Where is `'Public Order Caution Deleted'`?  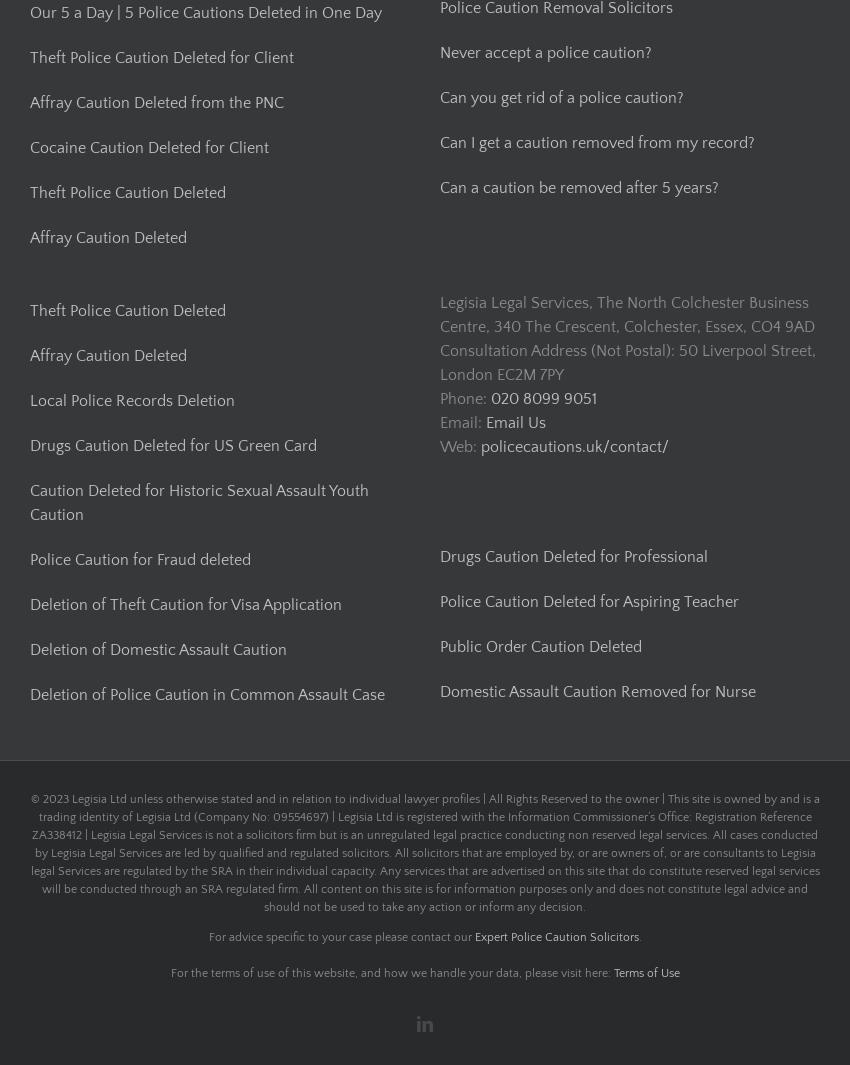 'Public Order Caution Deleted' is located at coordinates (438, 646).